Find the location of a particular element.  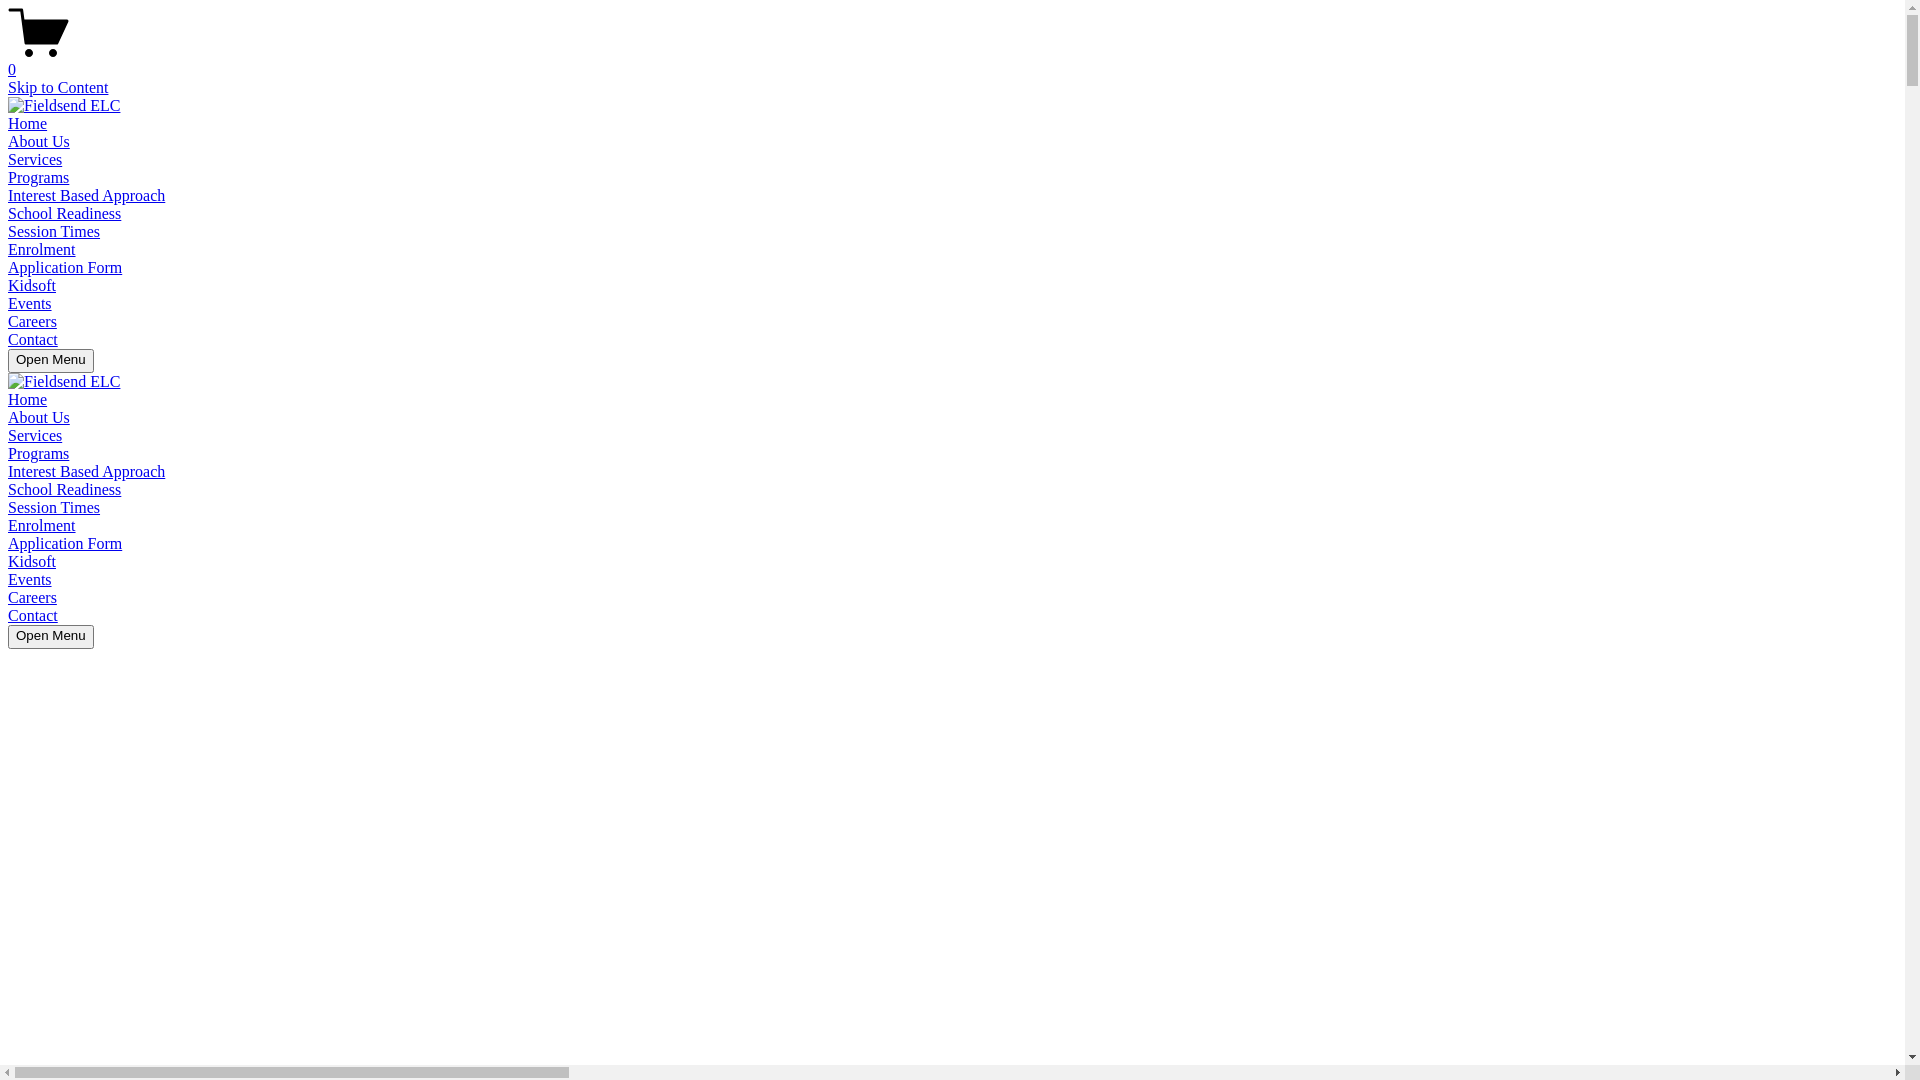

'Open Menu' is located at coordinates (51, 361).